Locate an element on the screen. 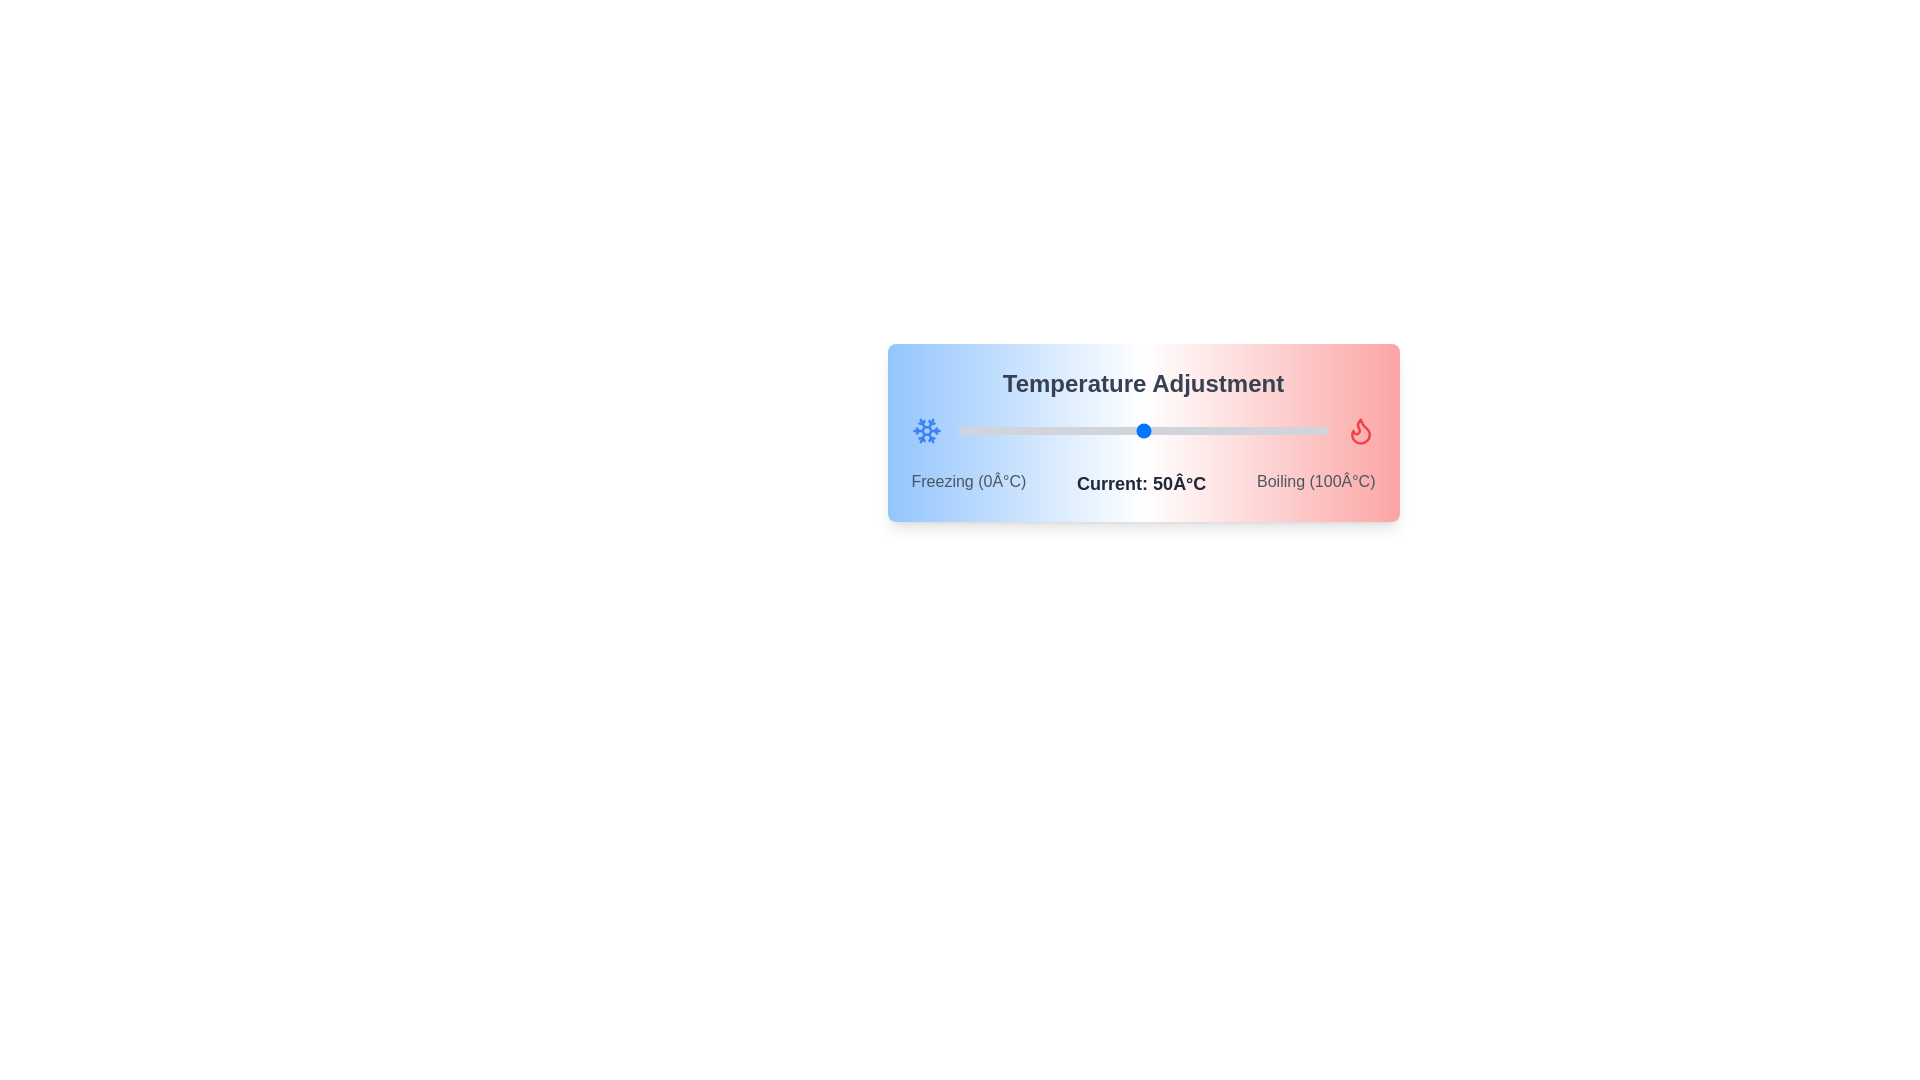 The height and width of the screenshot is (1080, 1920). the temperature slider to 99°C is located at coordinates (1325, 430).